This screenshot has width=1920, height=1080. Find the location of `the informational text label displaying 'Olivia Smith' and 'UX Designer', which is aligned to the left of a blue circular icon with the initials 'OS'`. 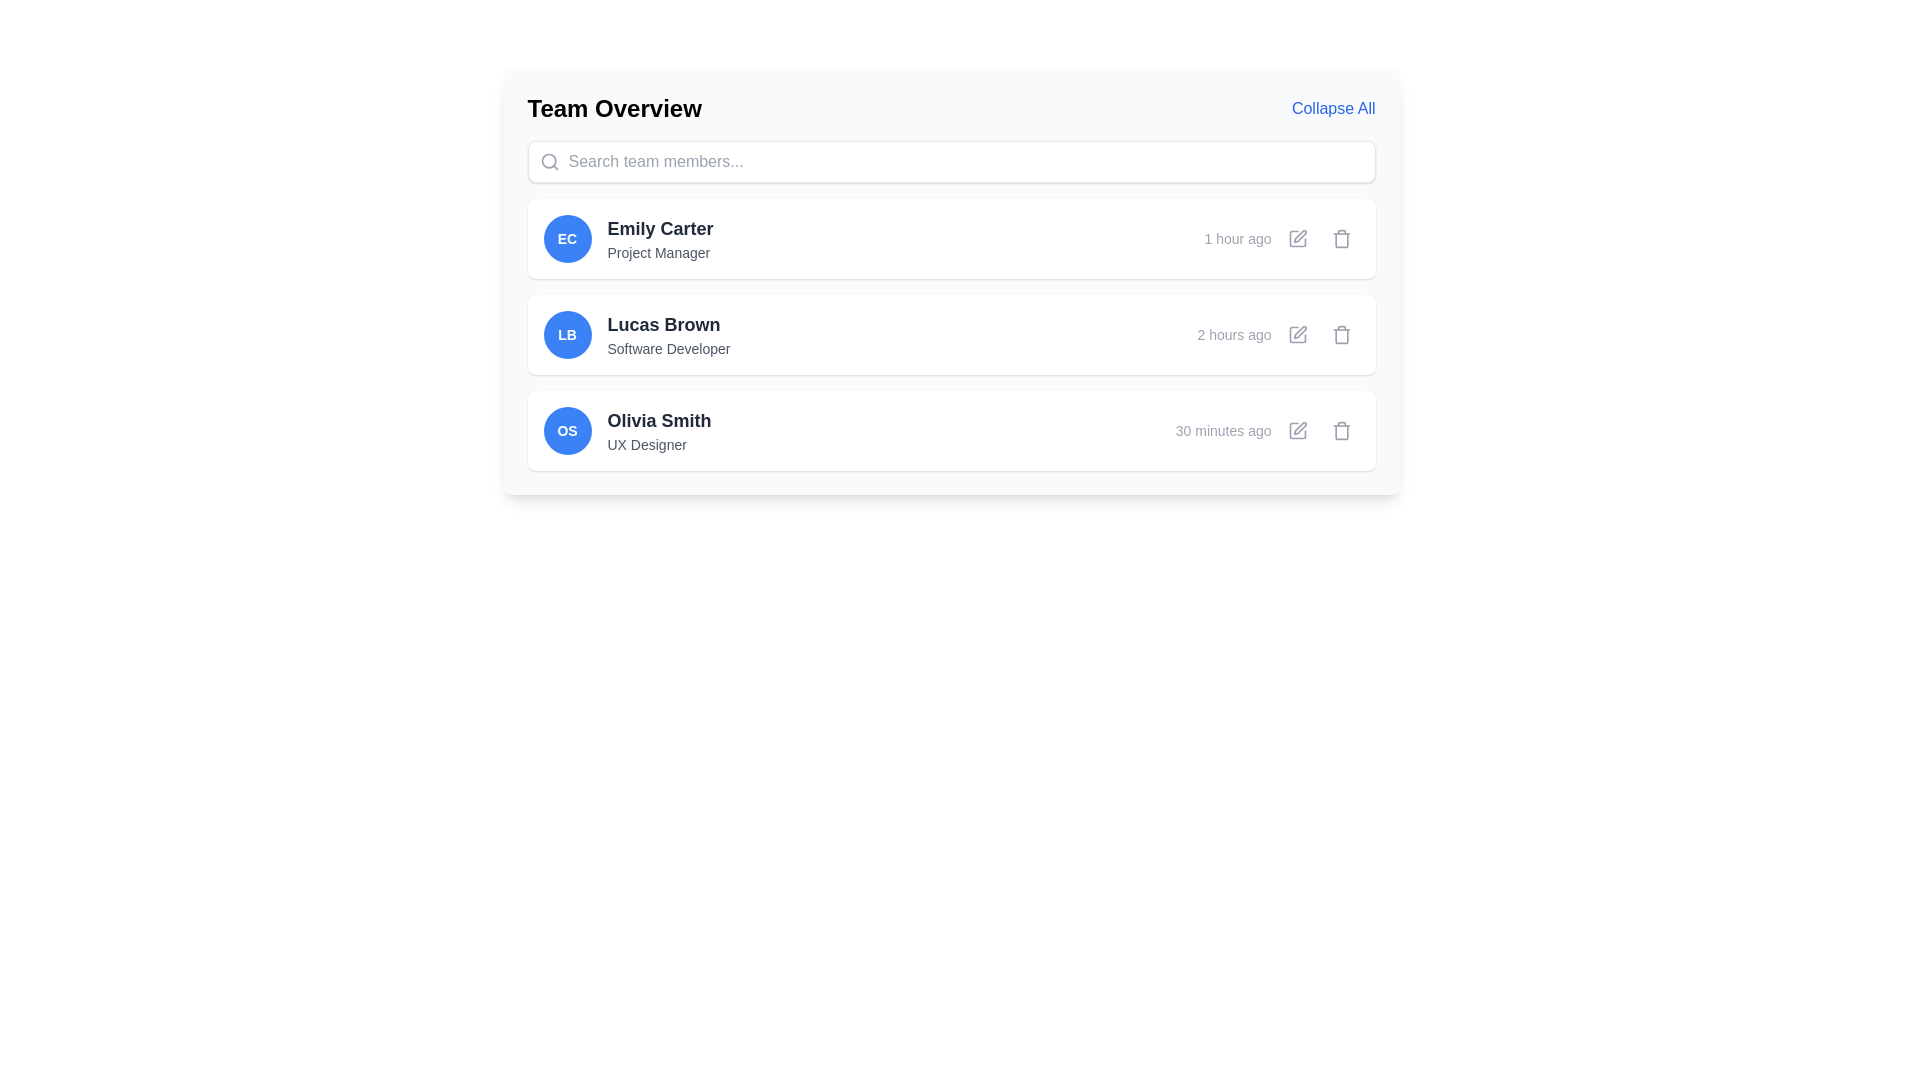

the informational text label displaying 'Olivia Smith' and 'UX Designer', which is aligned to the left of a blue circular icon with the initials 'OS' is located at coordinates (659, 430).